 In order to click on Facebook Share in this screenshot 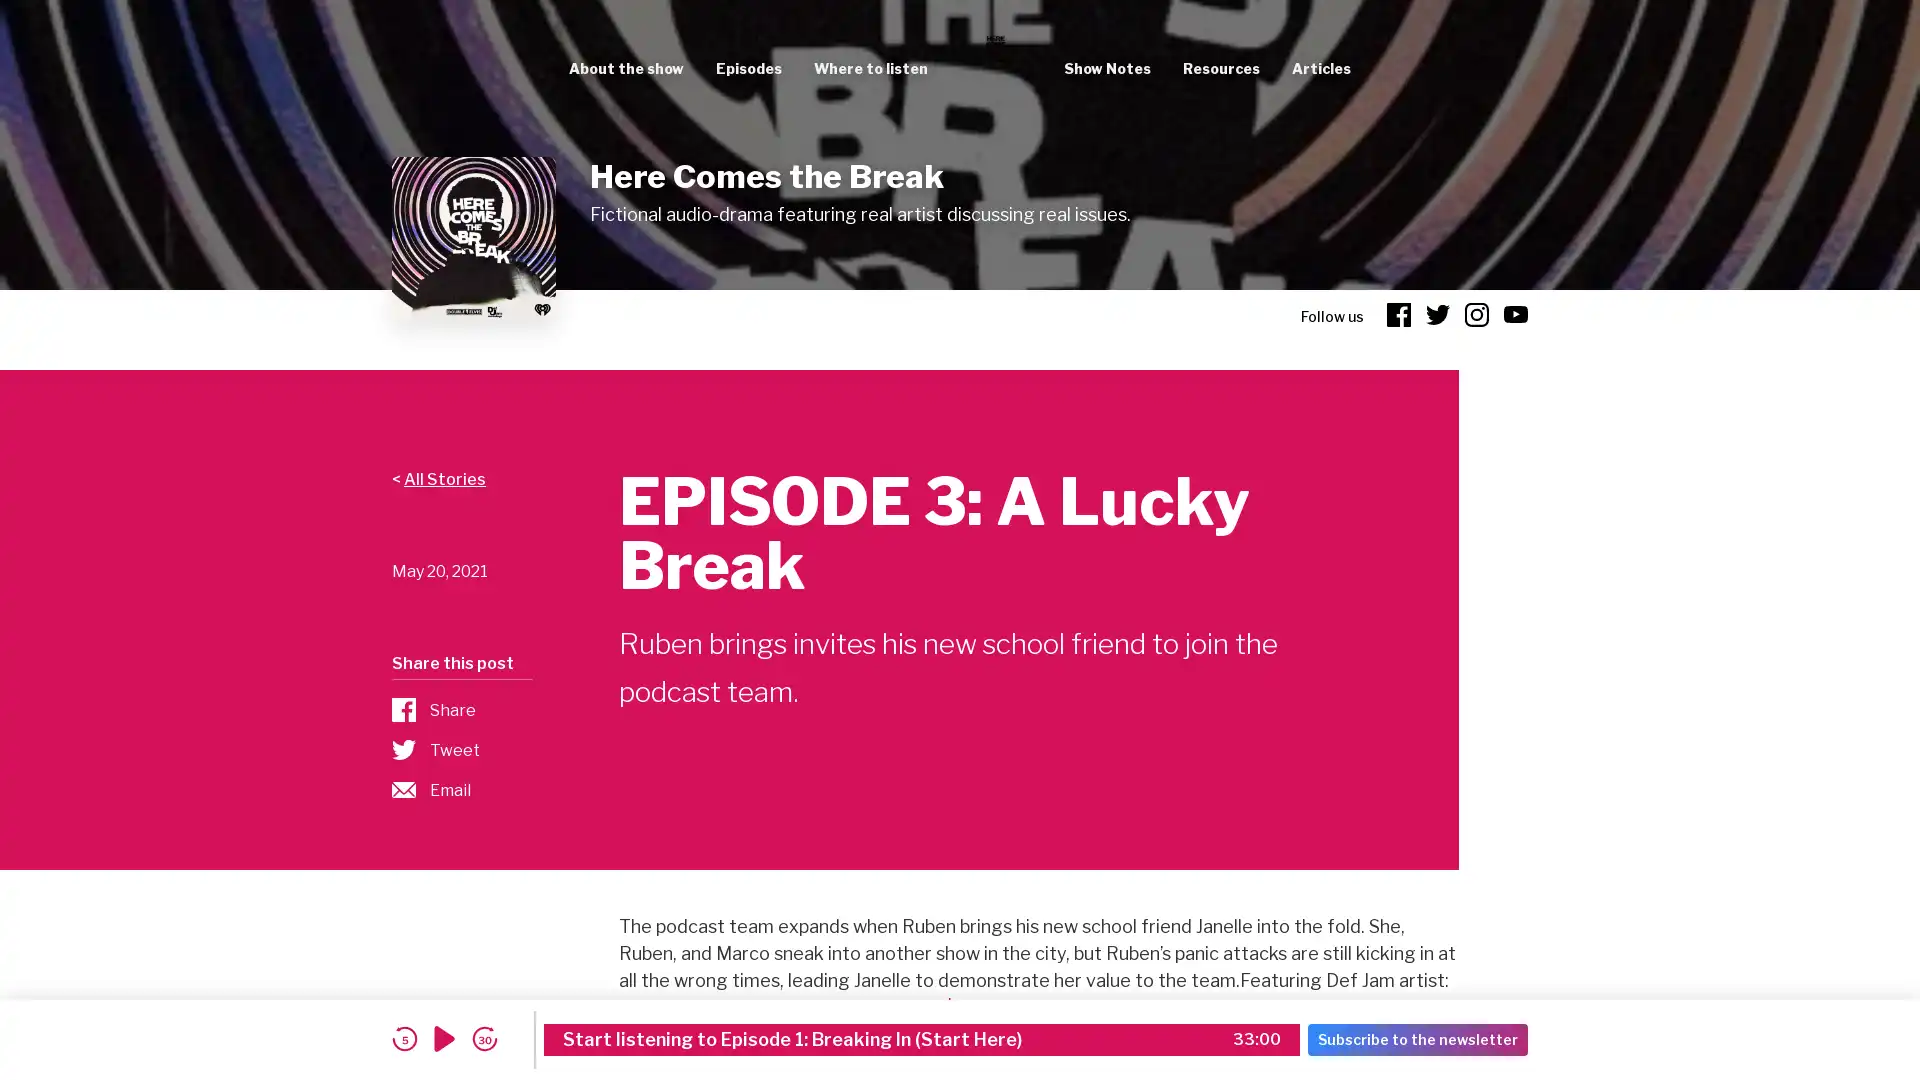, I will do `click(460, 708)`.